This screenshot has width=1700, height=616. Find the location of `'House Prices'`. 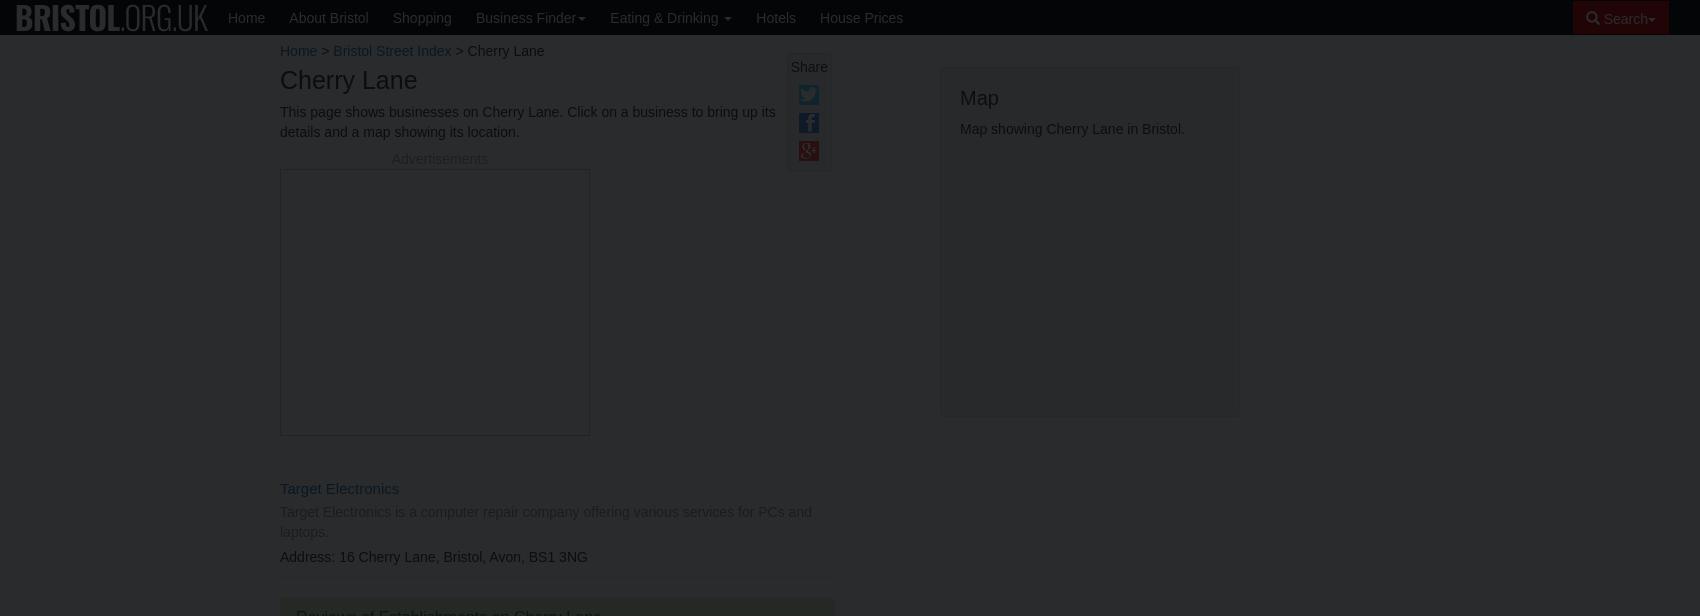

'House Prices' is located at coordinates (861, 17).